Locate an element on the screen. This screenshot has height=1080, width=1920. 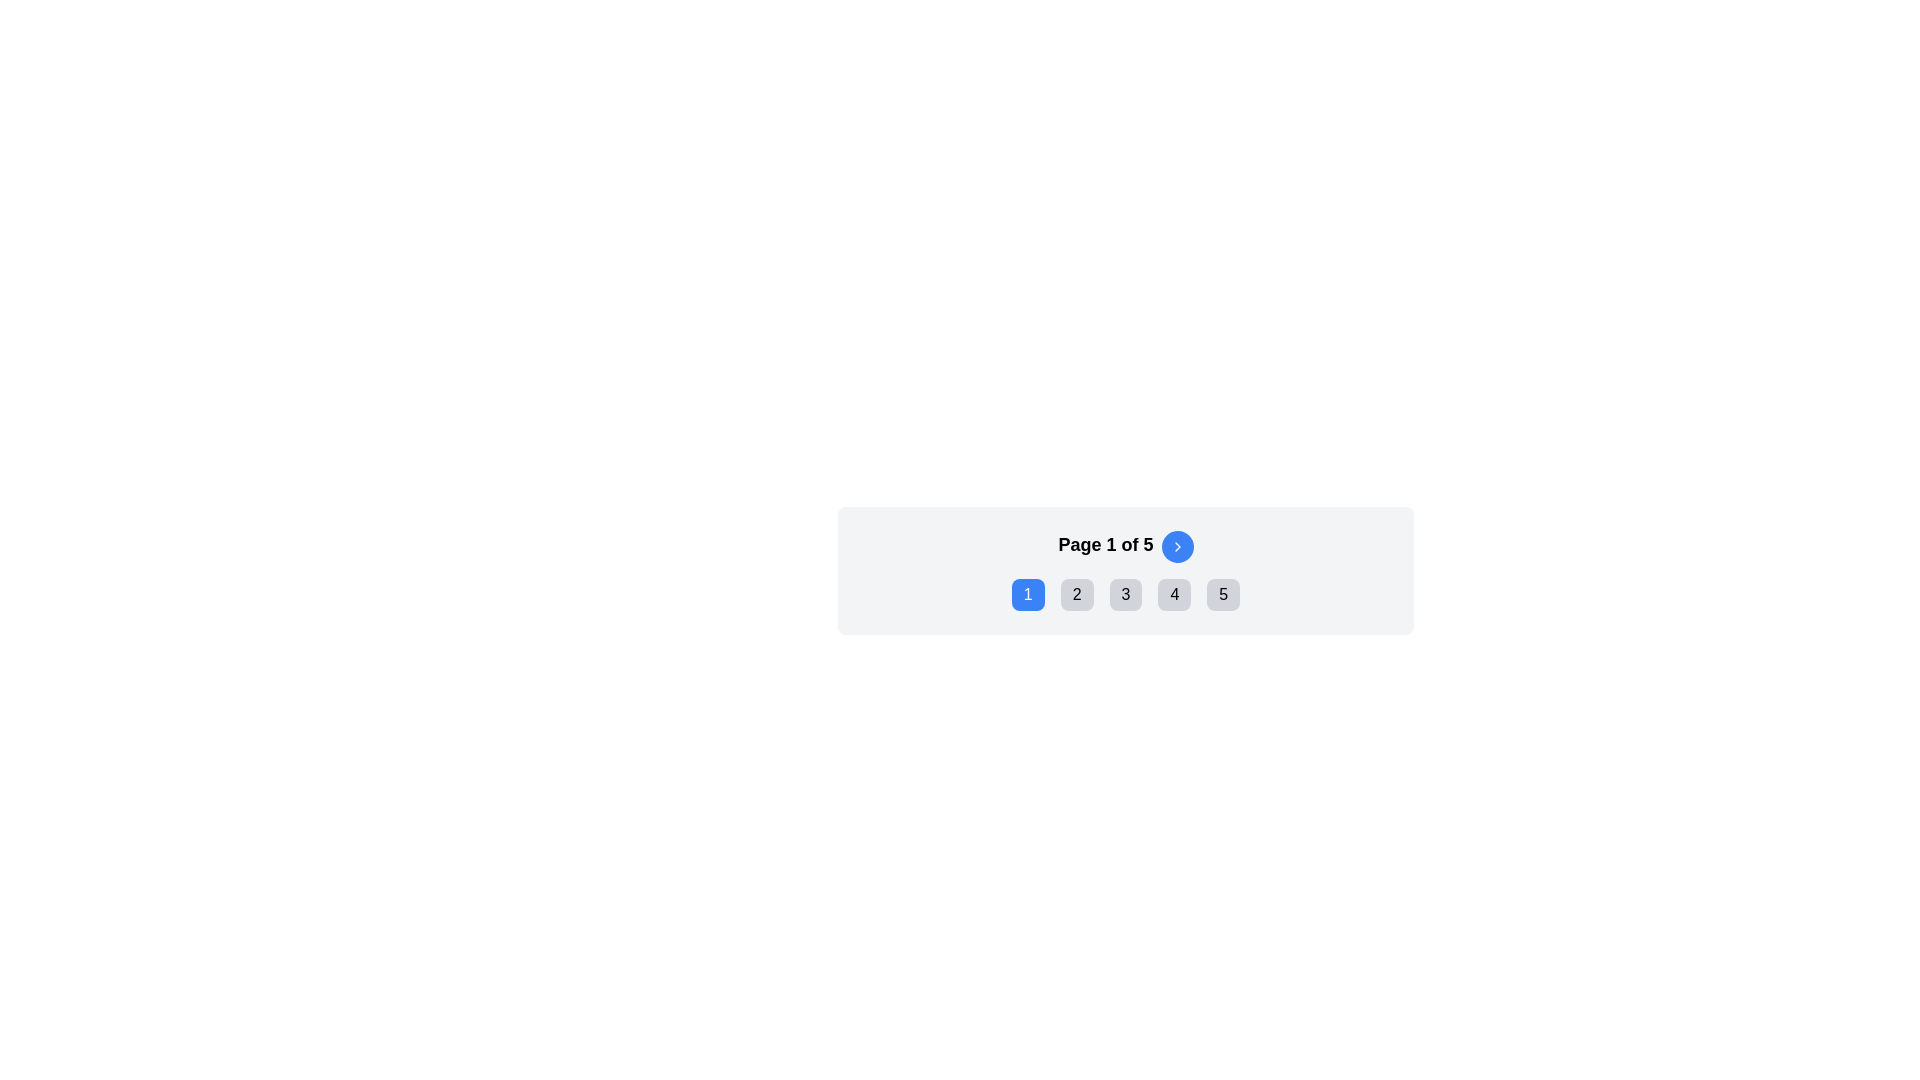
the first navigational button on the far left of the group is located at coordinates (1028, 593).